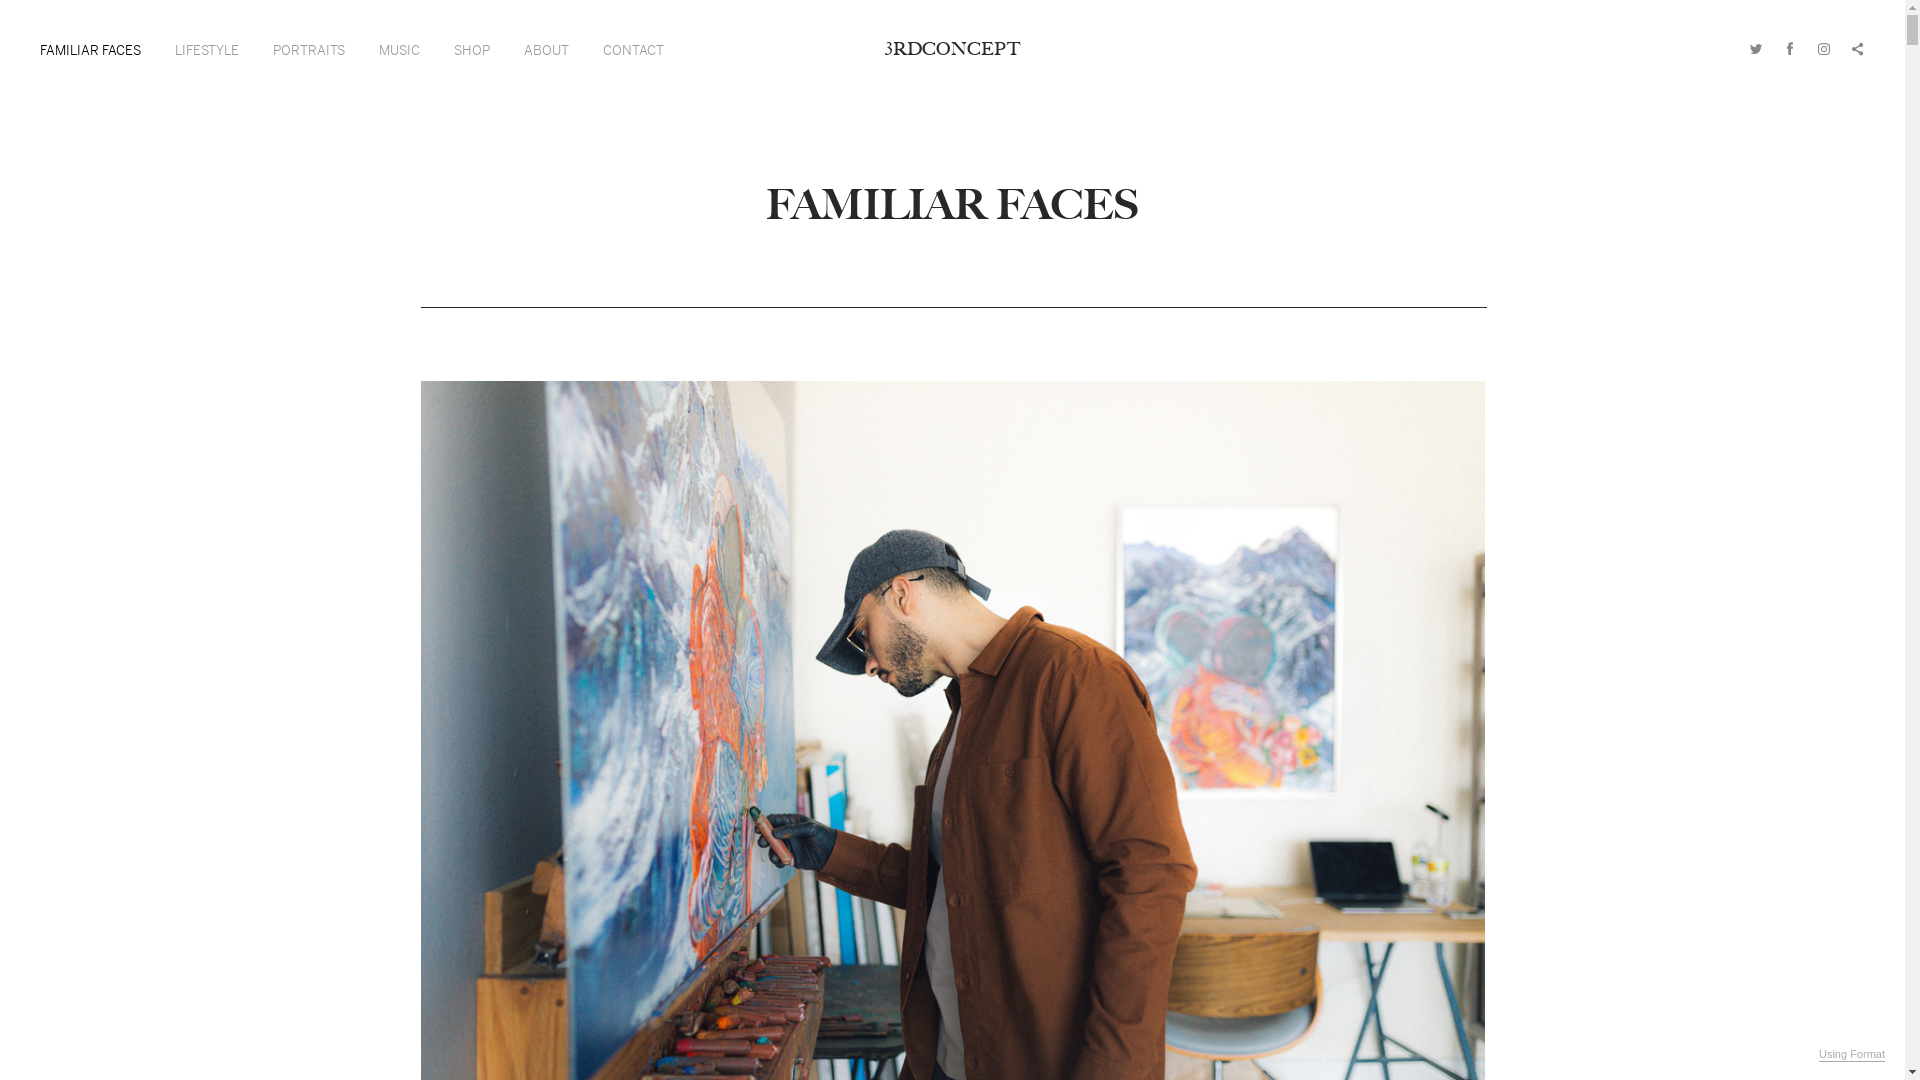 The height and width of the screenshot is (1080, 1920). I want to click on 'Share', so click(1850, 47).